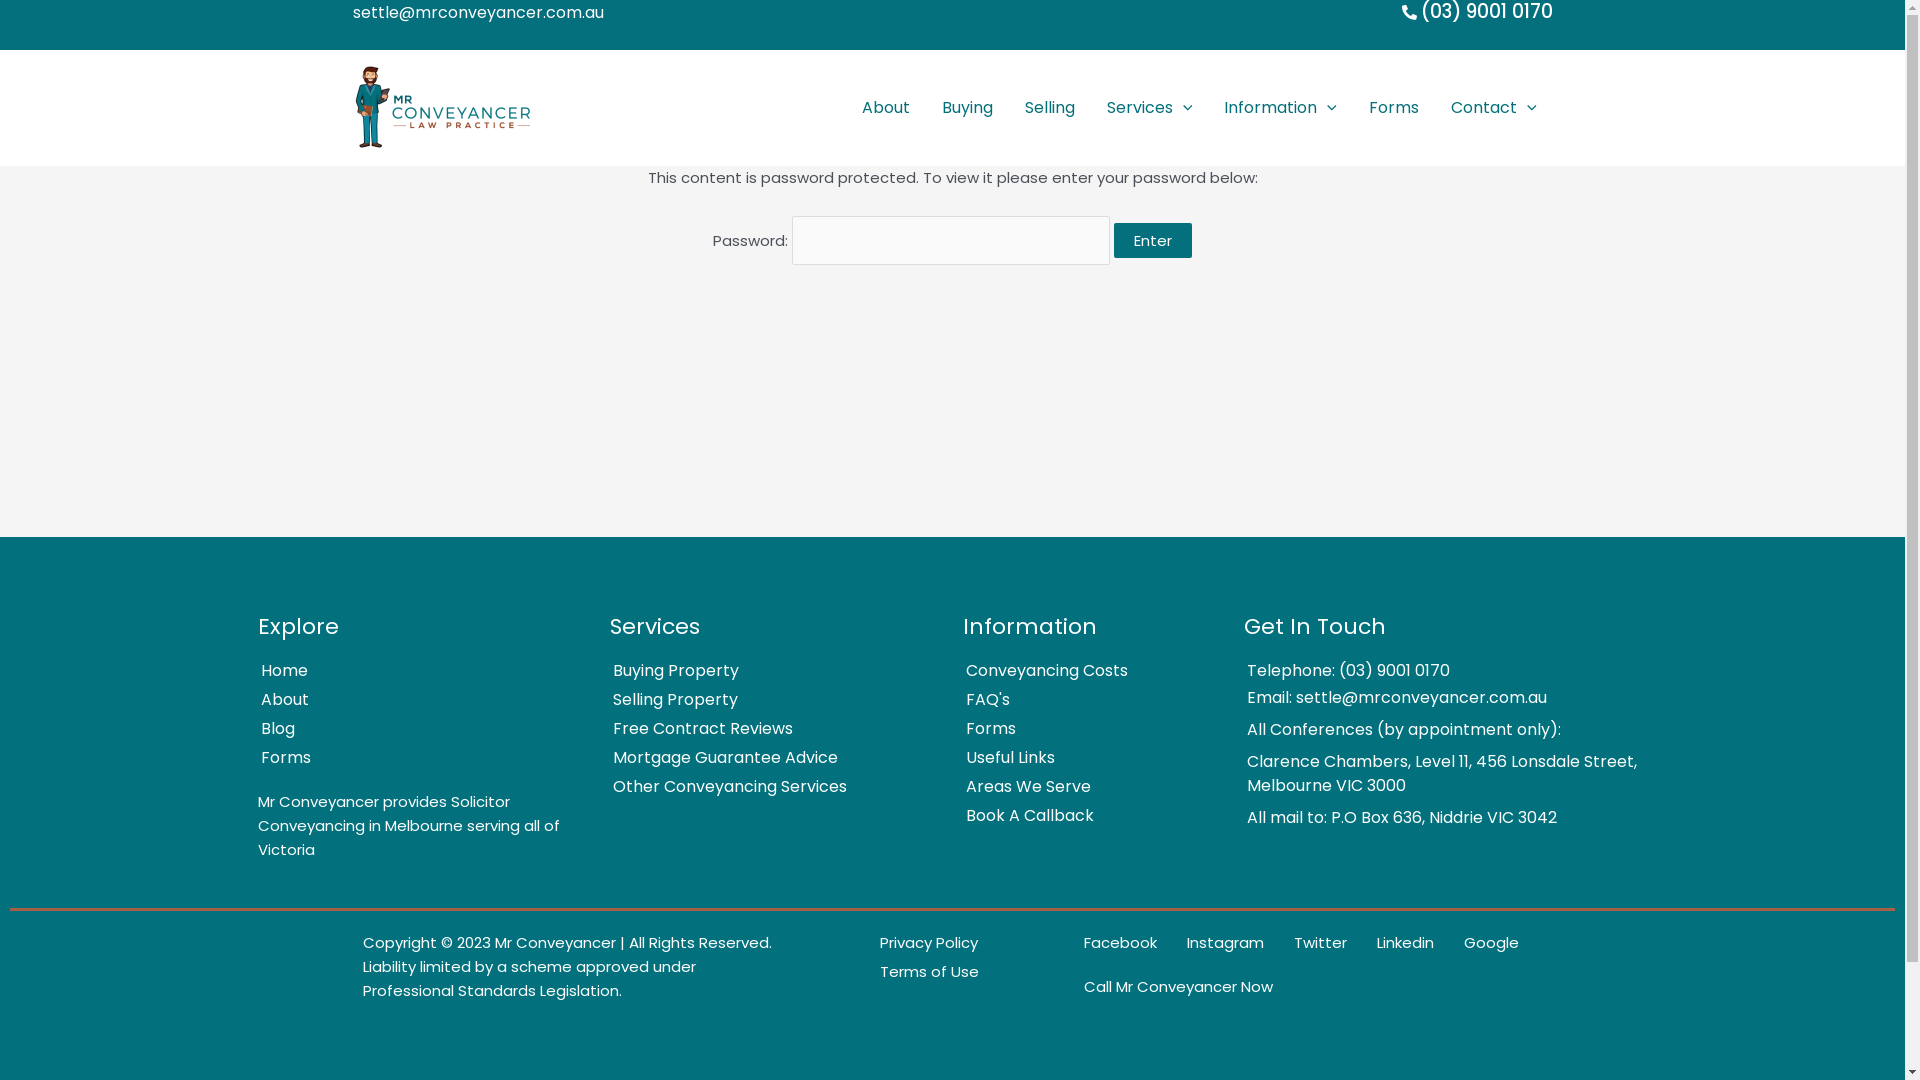 This screenshot has height=1080, width=1920. What do you see at coordinates (411, 671) in the screenshot?
I see `'Home'` at bounding box center [411, 671].